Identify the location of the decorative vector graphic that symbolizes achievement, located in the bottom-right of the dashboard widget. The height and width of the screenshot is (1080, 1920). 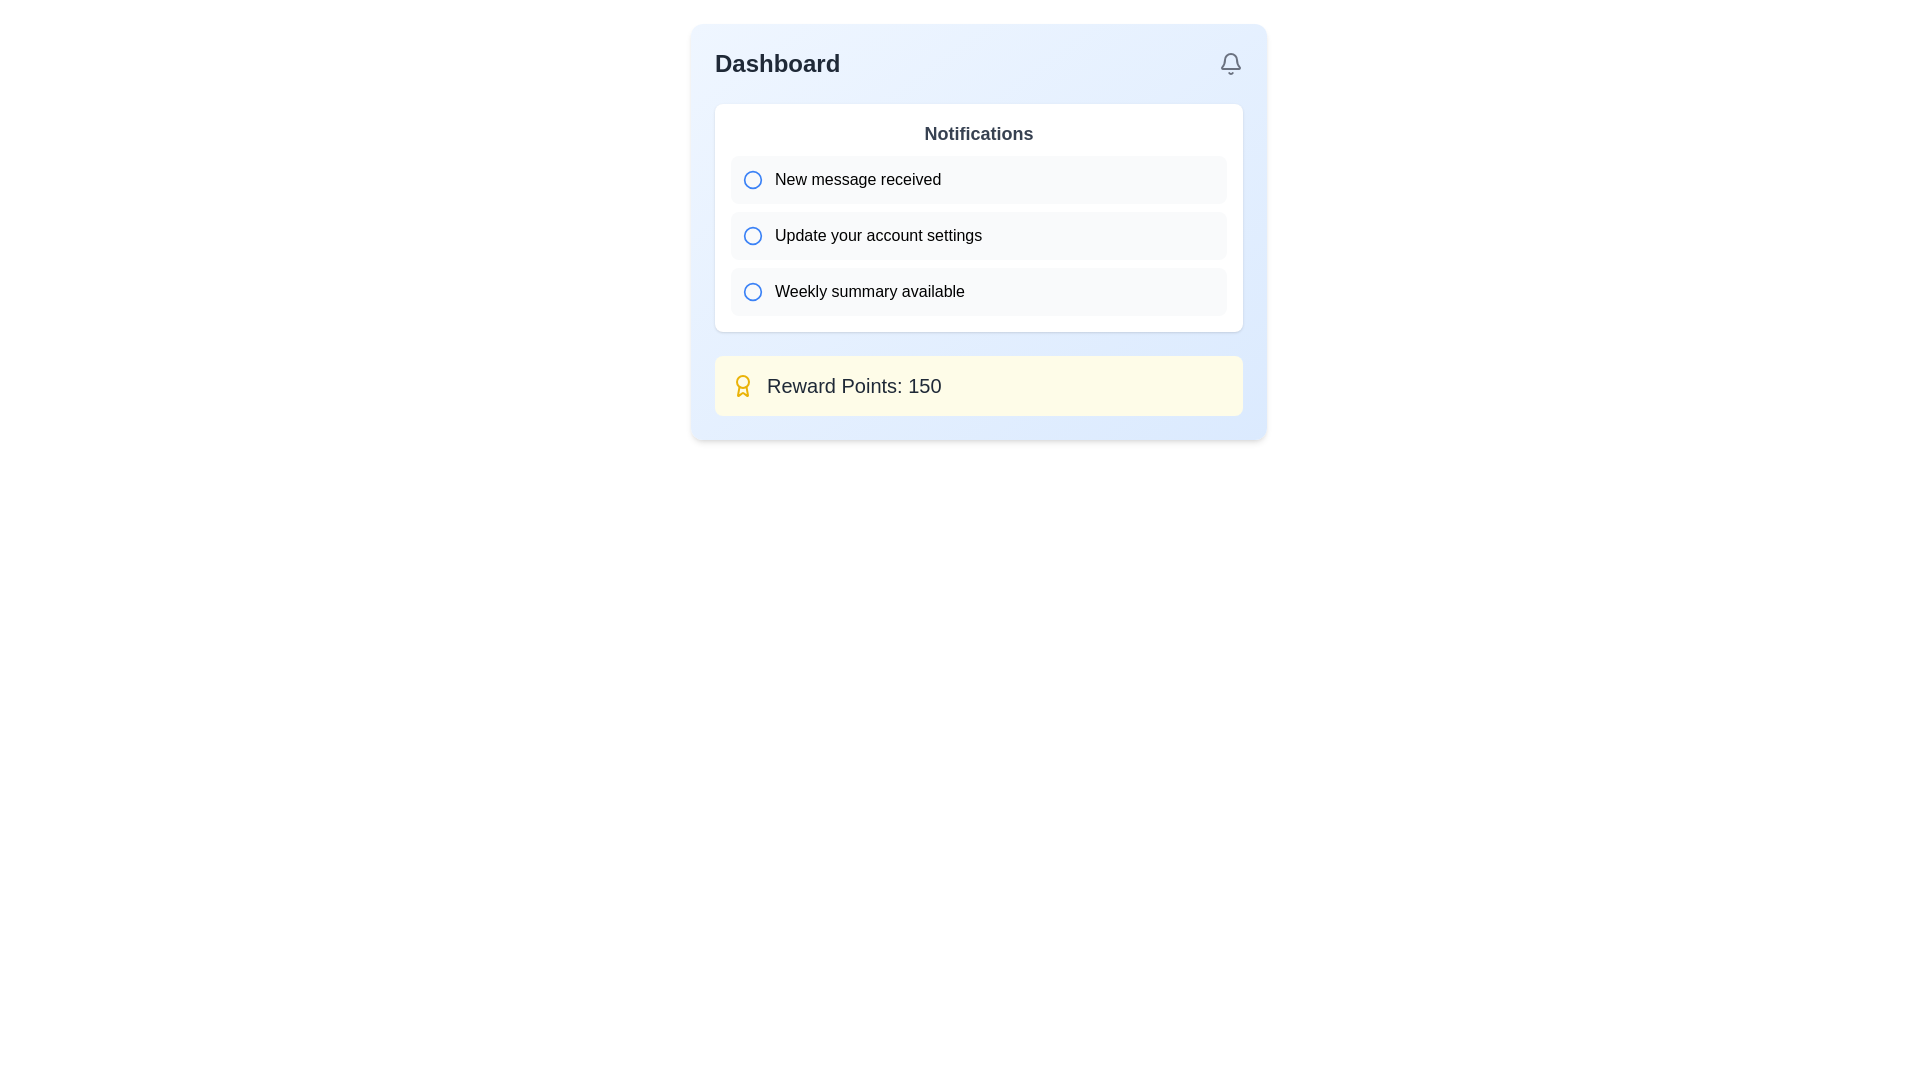
(742, 391).